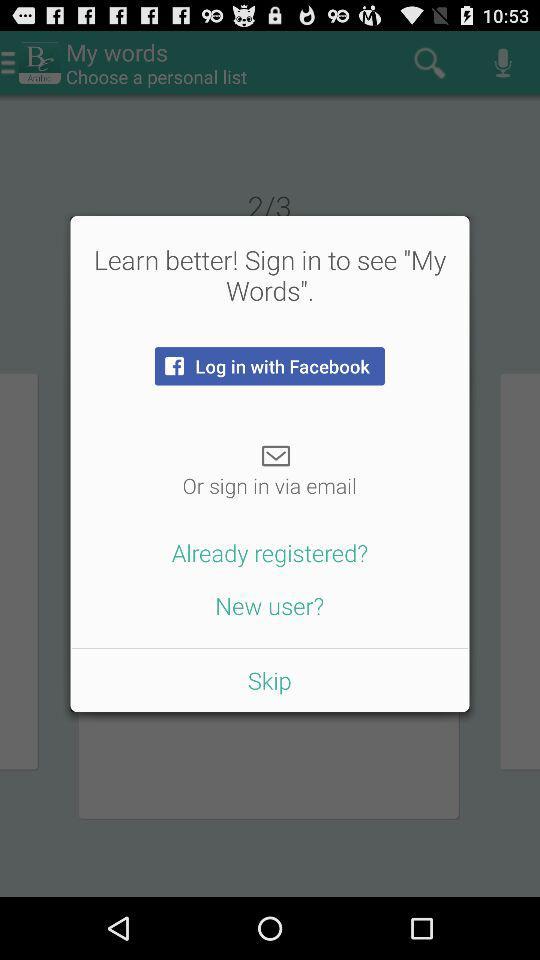 This screenshot has height=960, width=540. Describe the element at coordinates (269, 604) in the screenshot. I see `new user? item` at that location.